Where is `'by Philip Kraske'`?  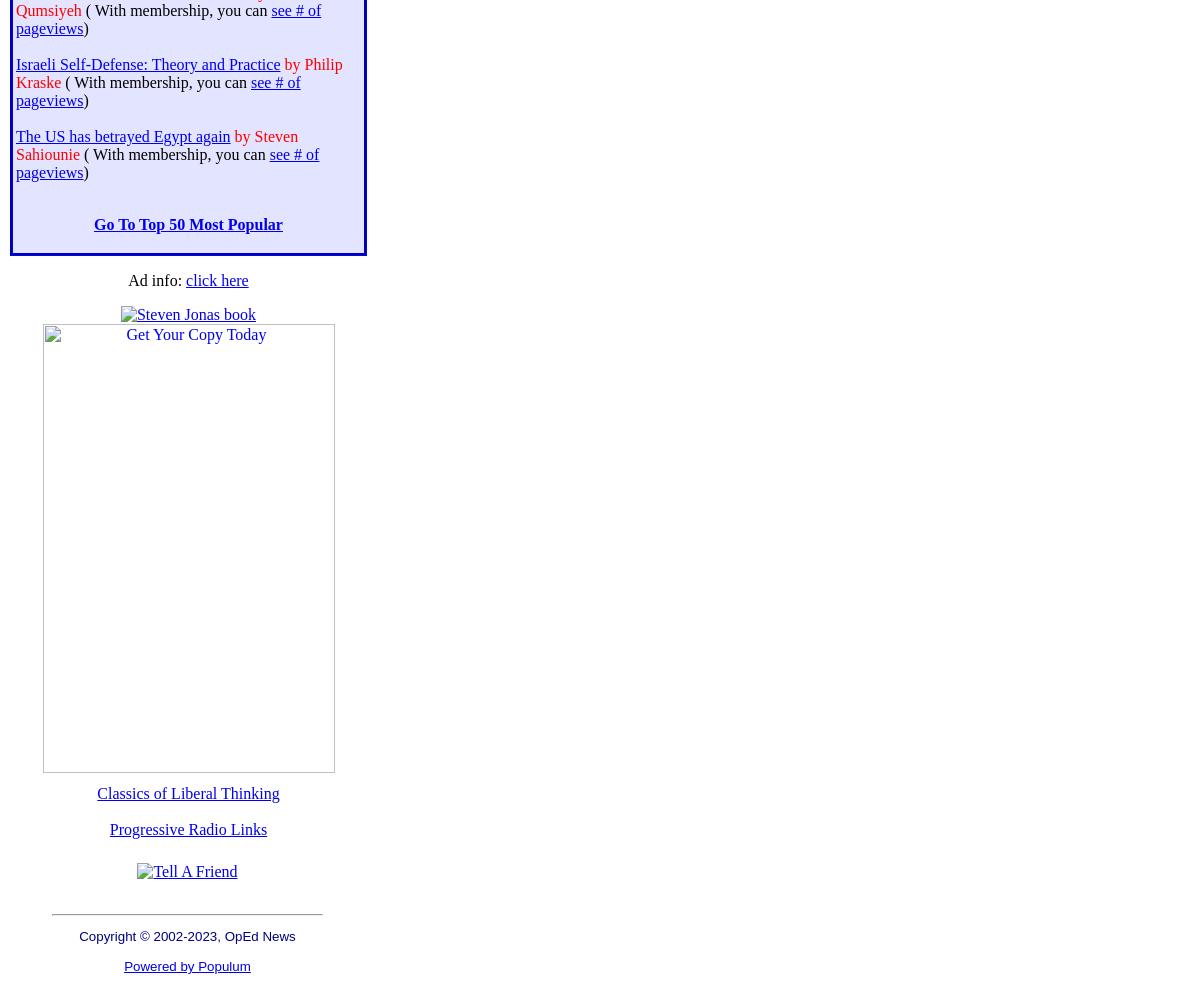 'by Philip Kraske' is located at coordinates (178, 72).